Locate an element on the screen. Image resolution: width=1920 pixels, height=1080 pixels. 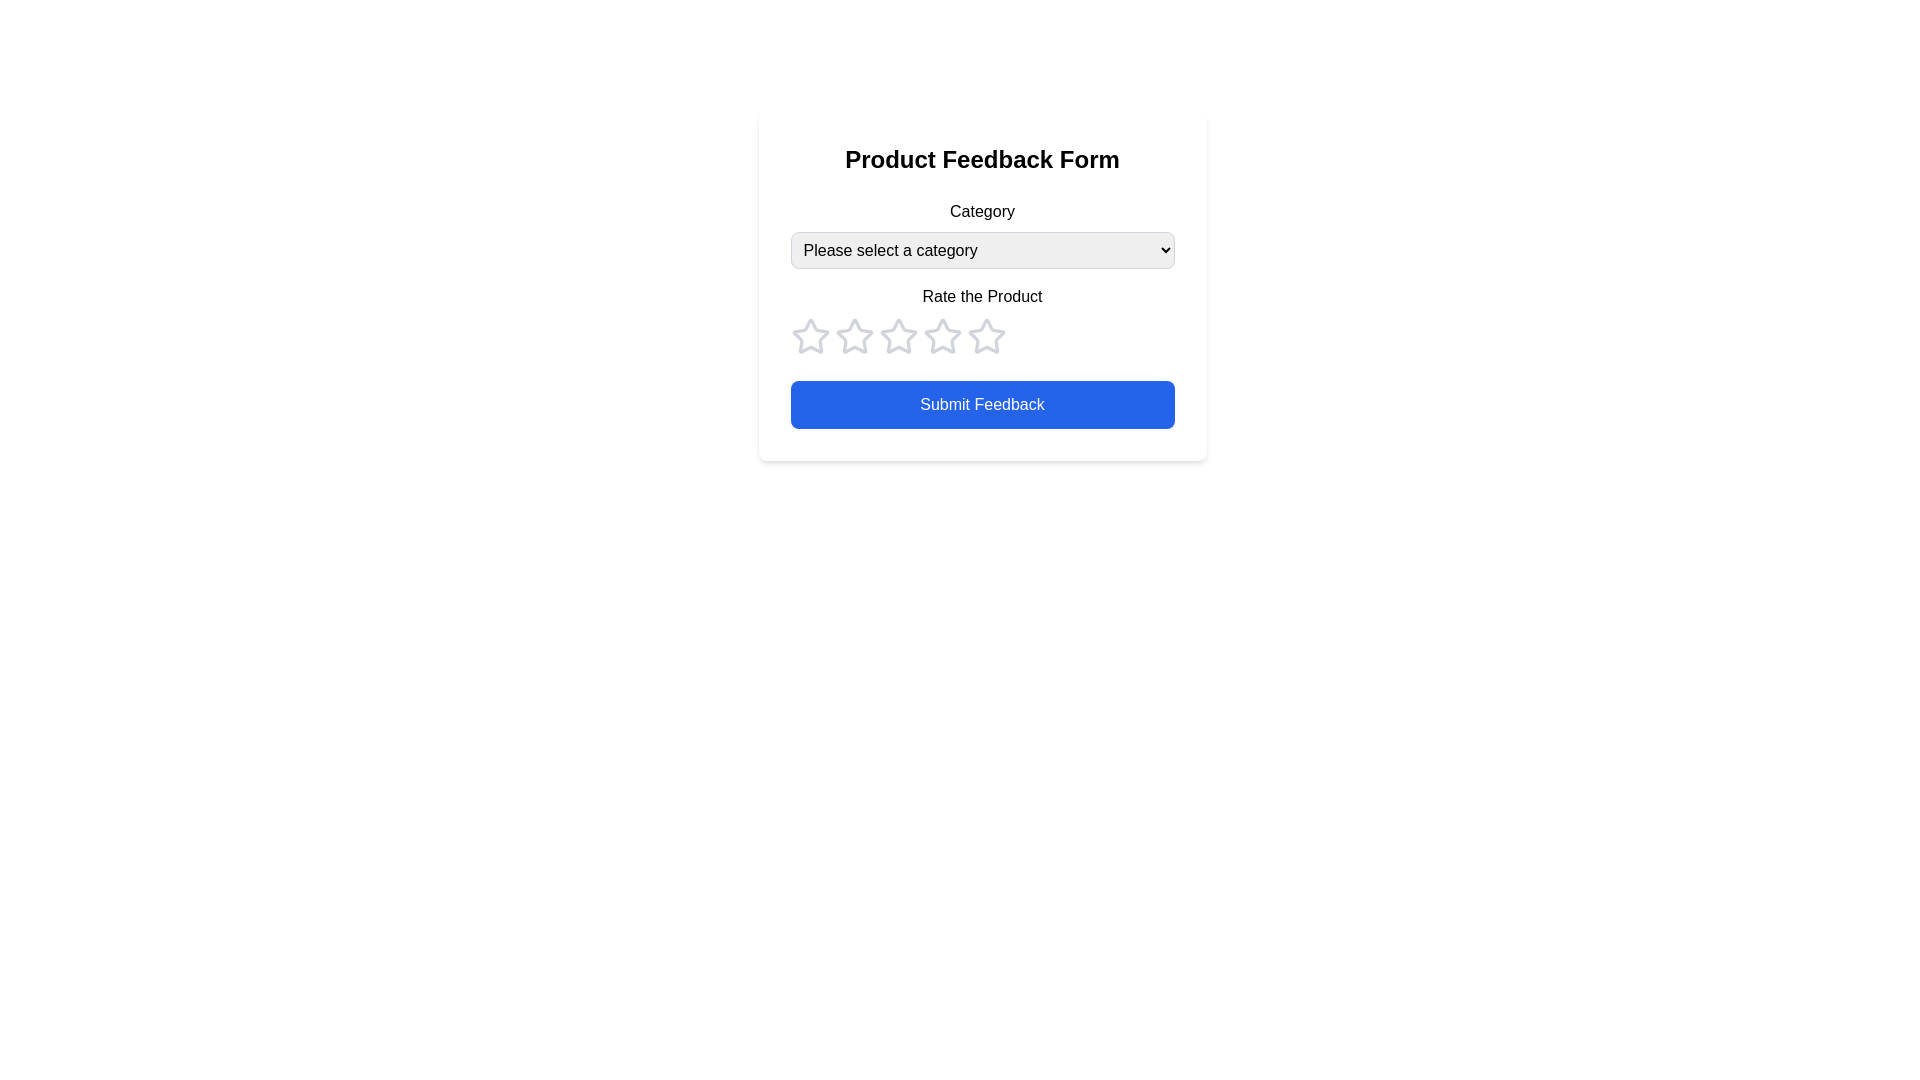
the second star icon in the series of five star icons, located beneath the 'Rate the Product' label is located at coordinates (854, 335).